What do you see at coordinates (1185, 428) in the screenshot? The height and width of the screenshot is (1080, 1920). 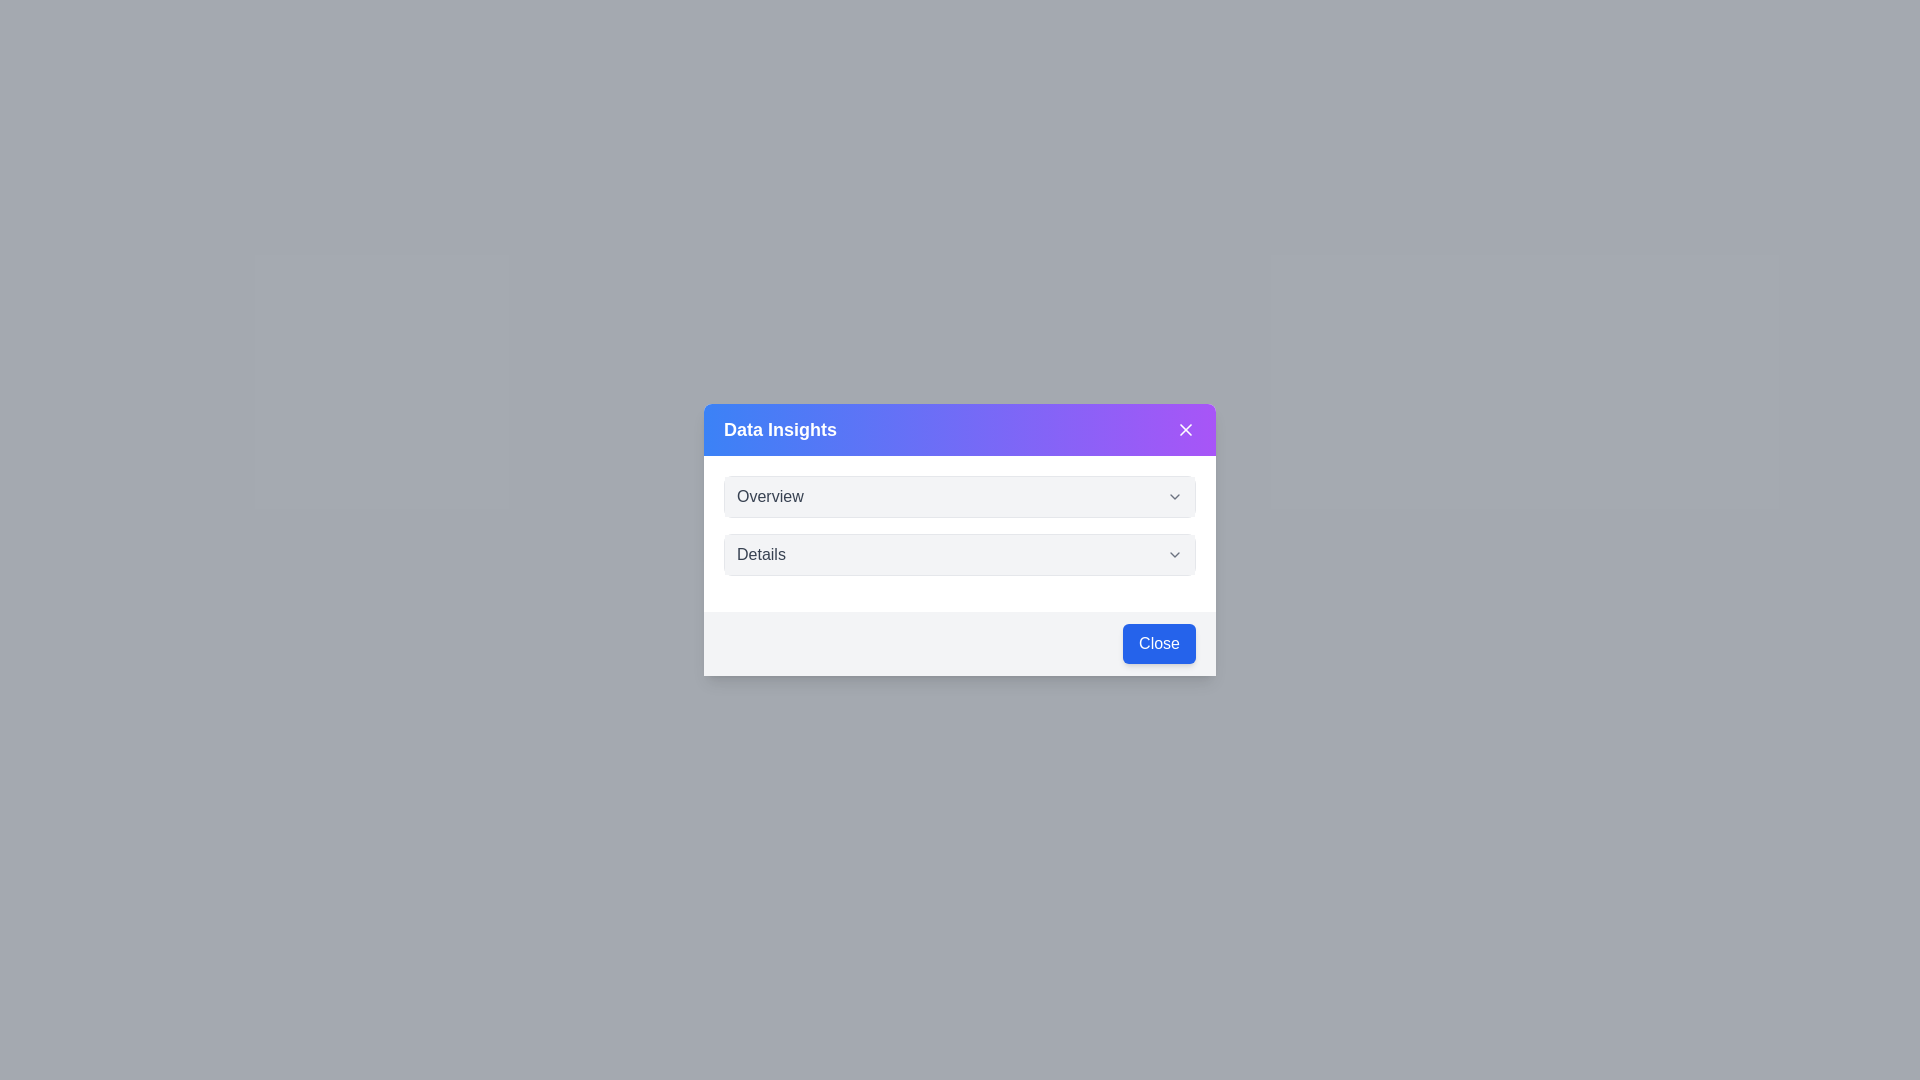 I see `the X button in the top-right corner of the dialog to close it` at bounding box center [1185, 428].